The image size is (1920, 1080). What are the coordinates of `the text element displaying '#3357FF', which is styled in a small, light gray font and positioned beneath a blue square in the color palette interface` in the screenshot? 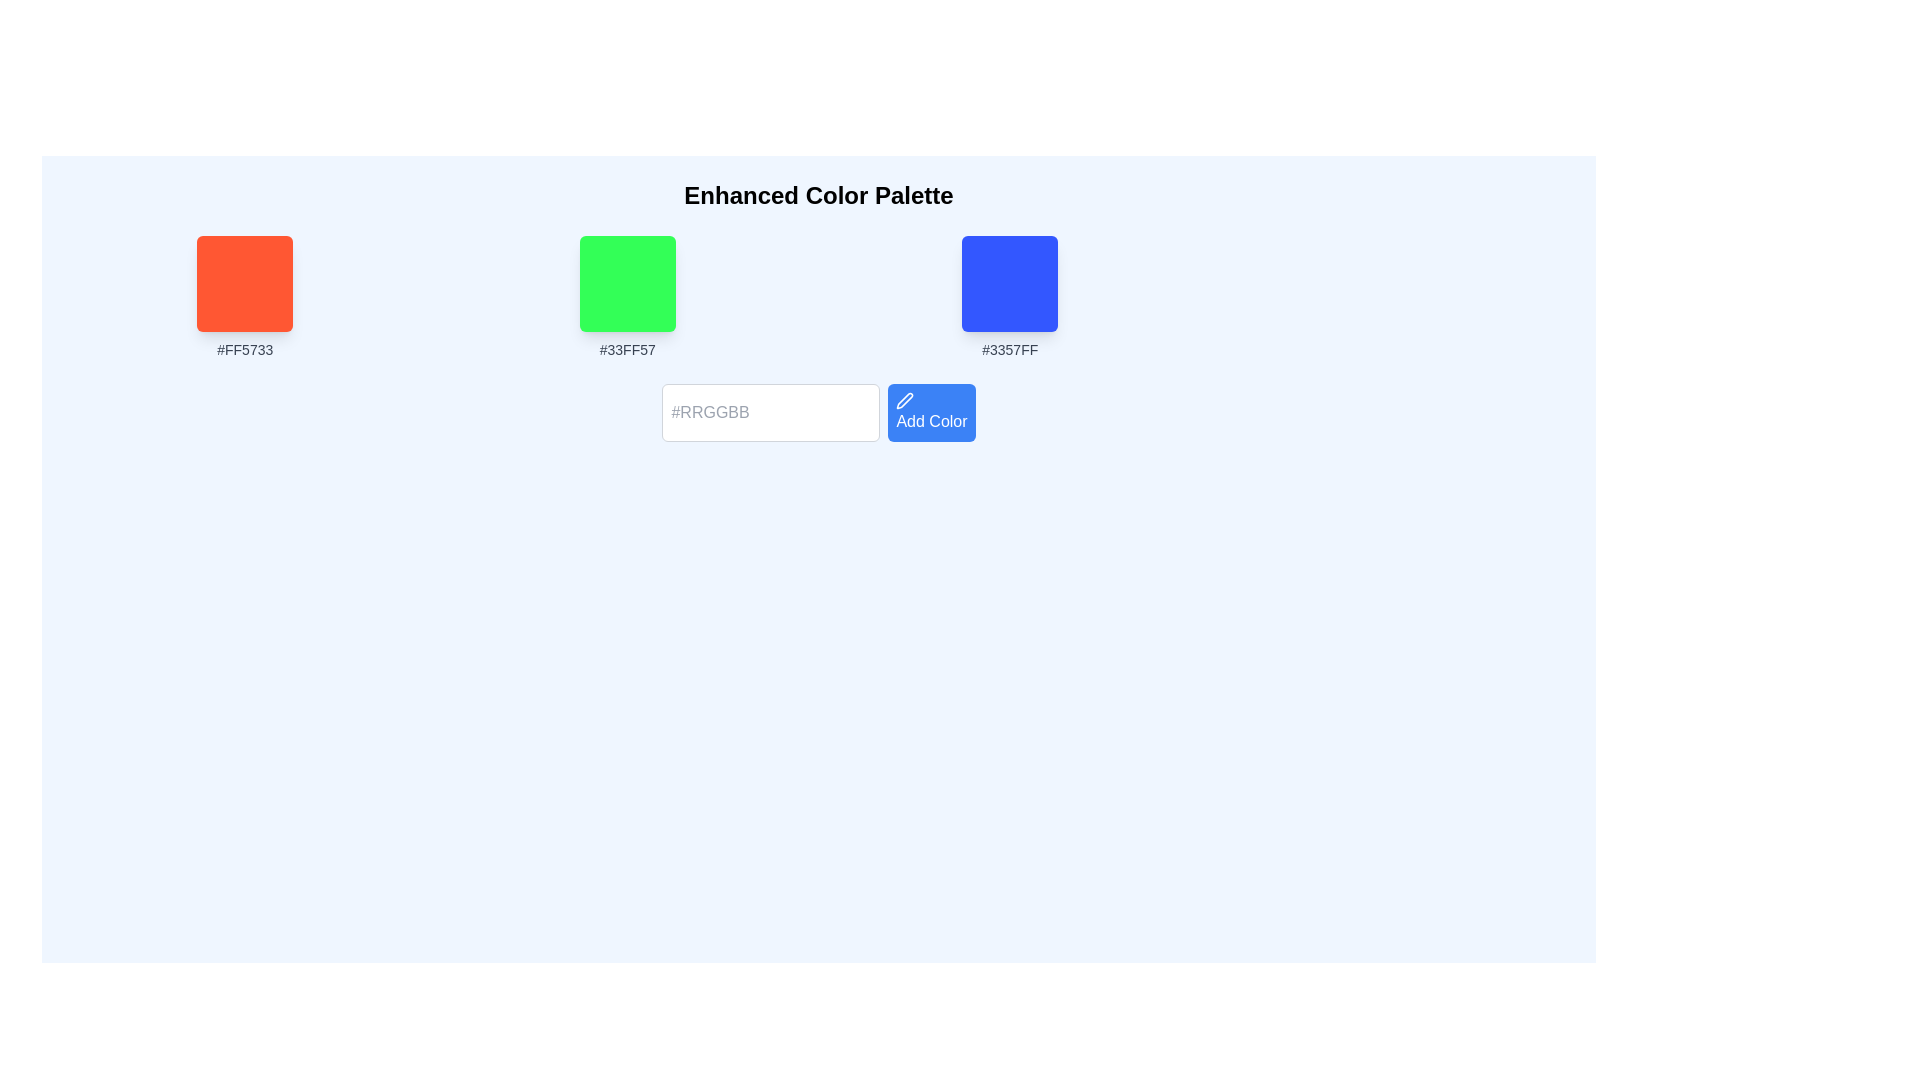 It's located at (1010, 349).